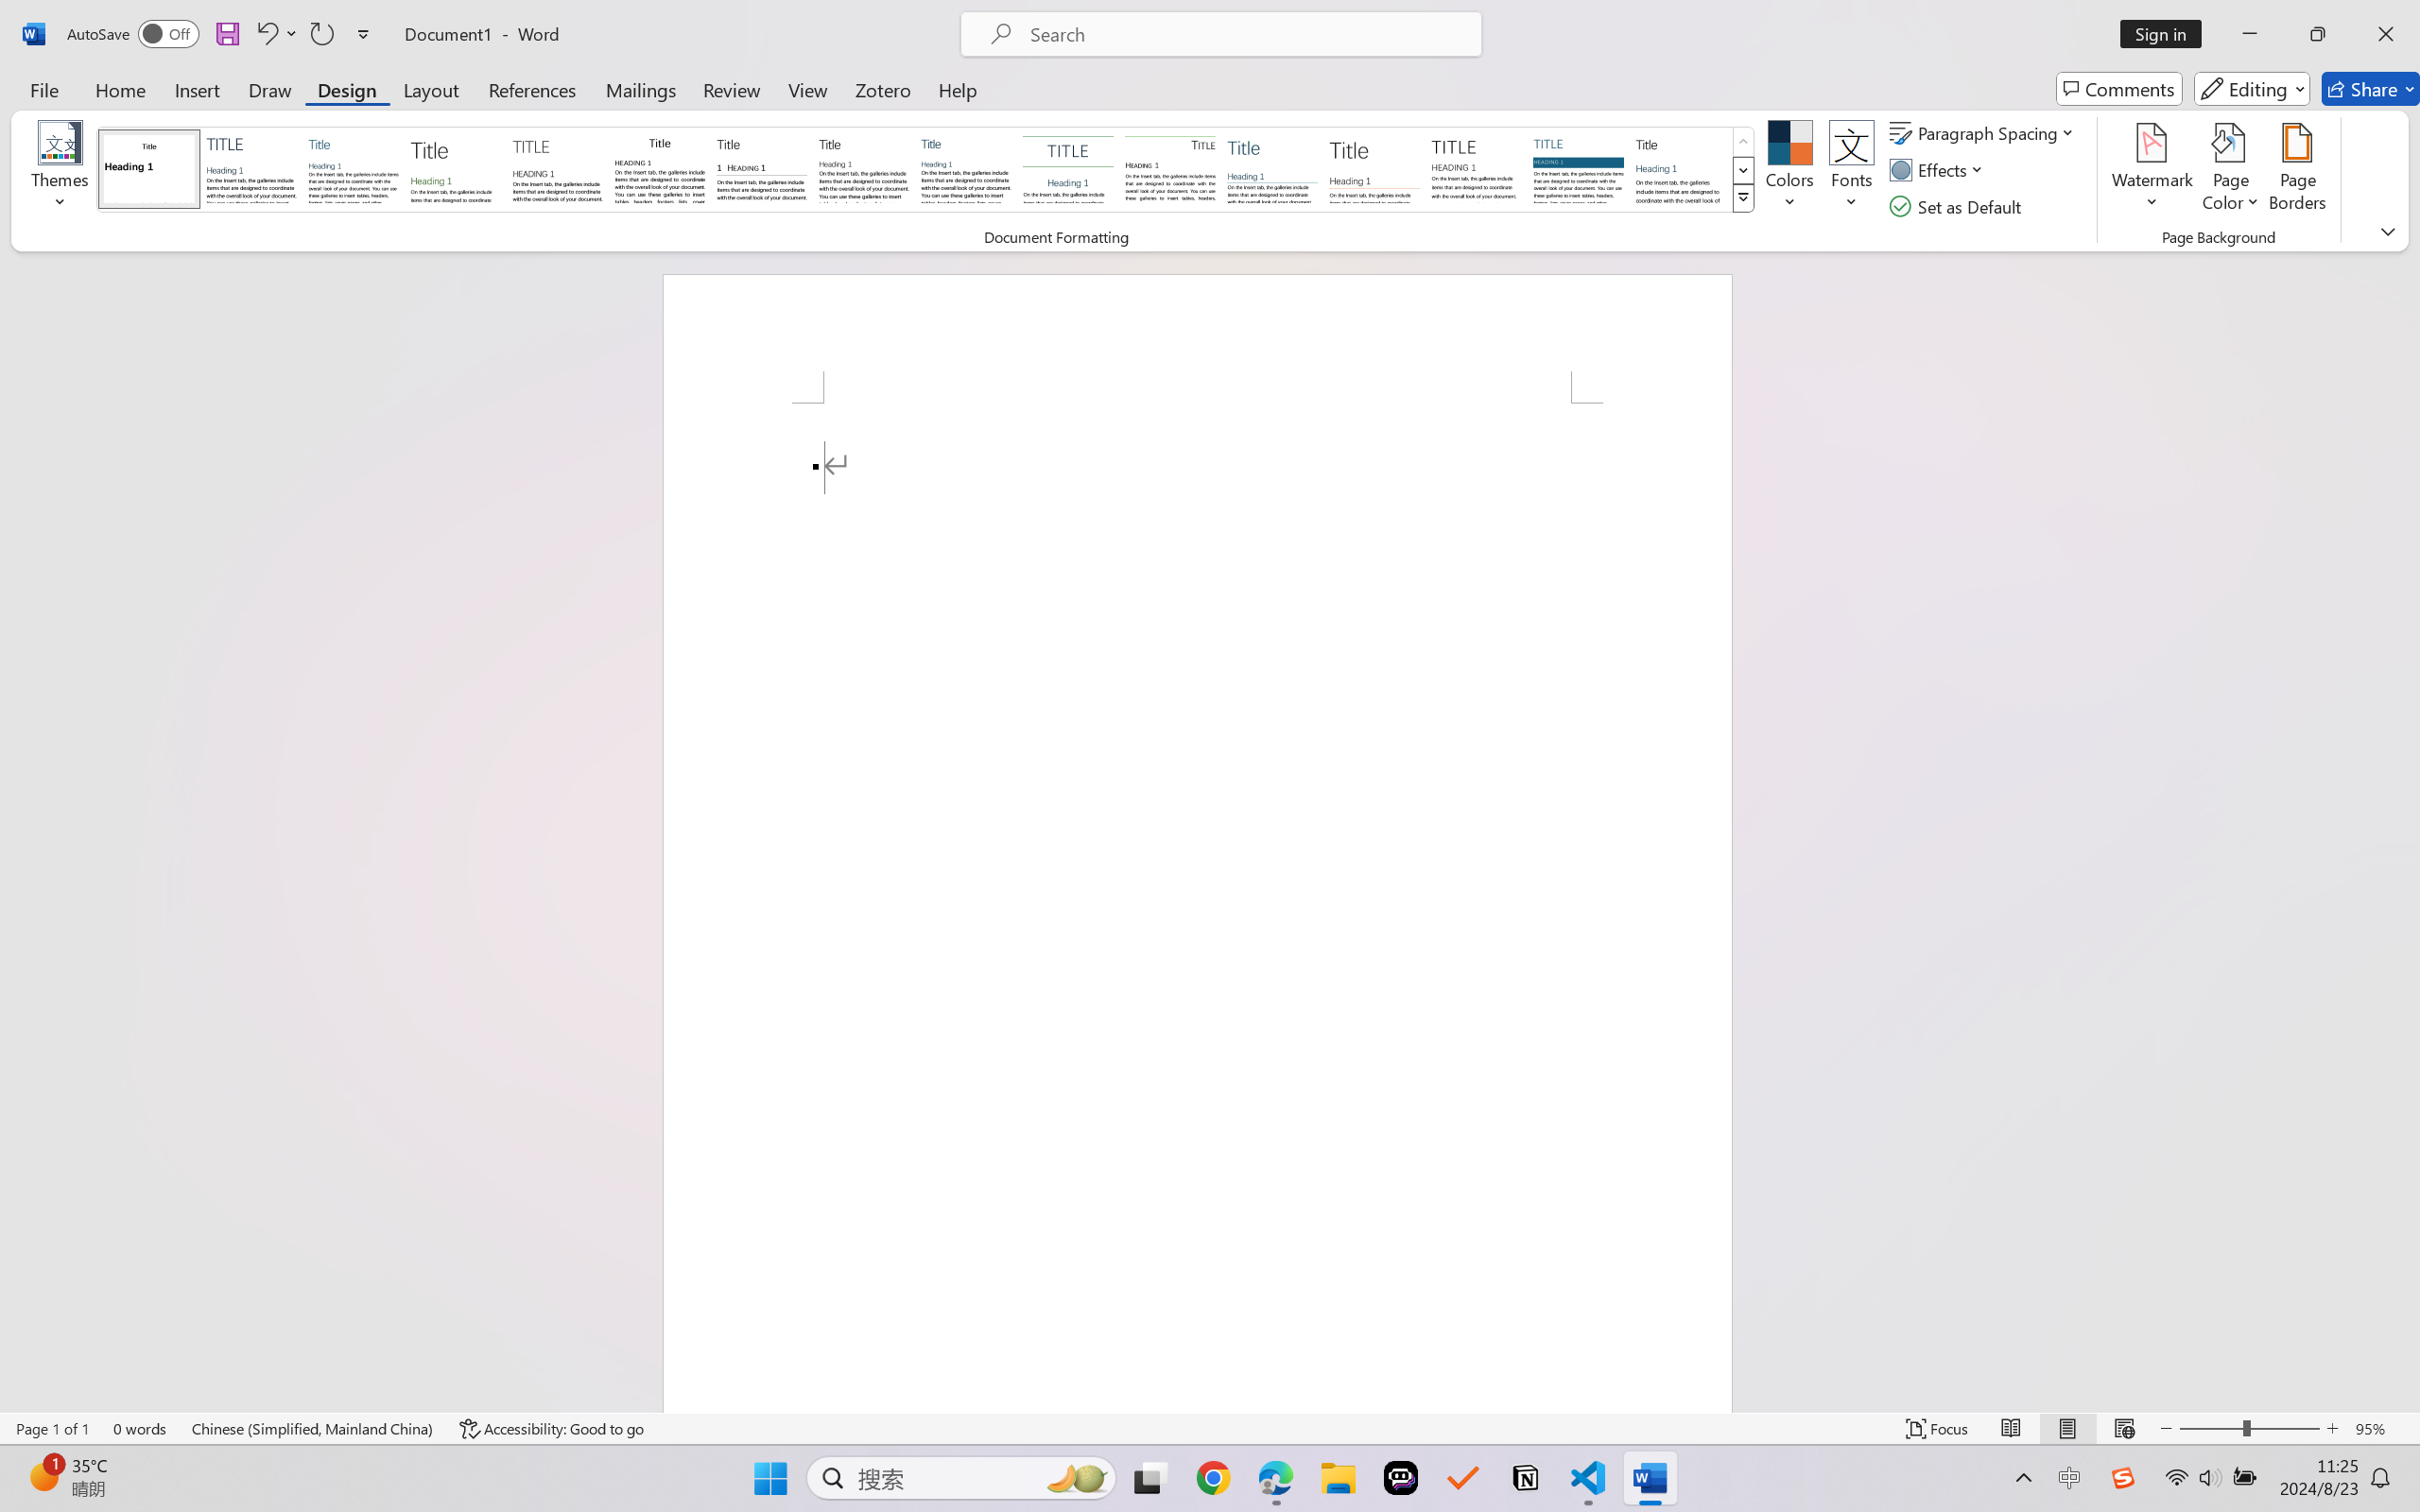 The height and width of the screenshot is (1512, 2420). What do you see at coordinates (2152, 170) in the screenshot?
I see `'Watermark'` at bounding box center [2152, 170].